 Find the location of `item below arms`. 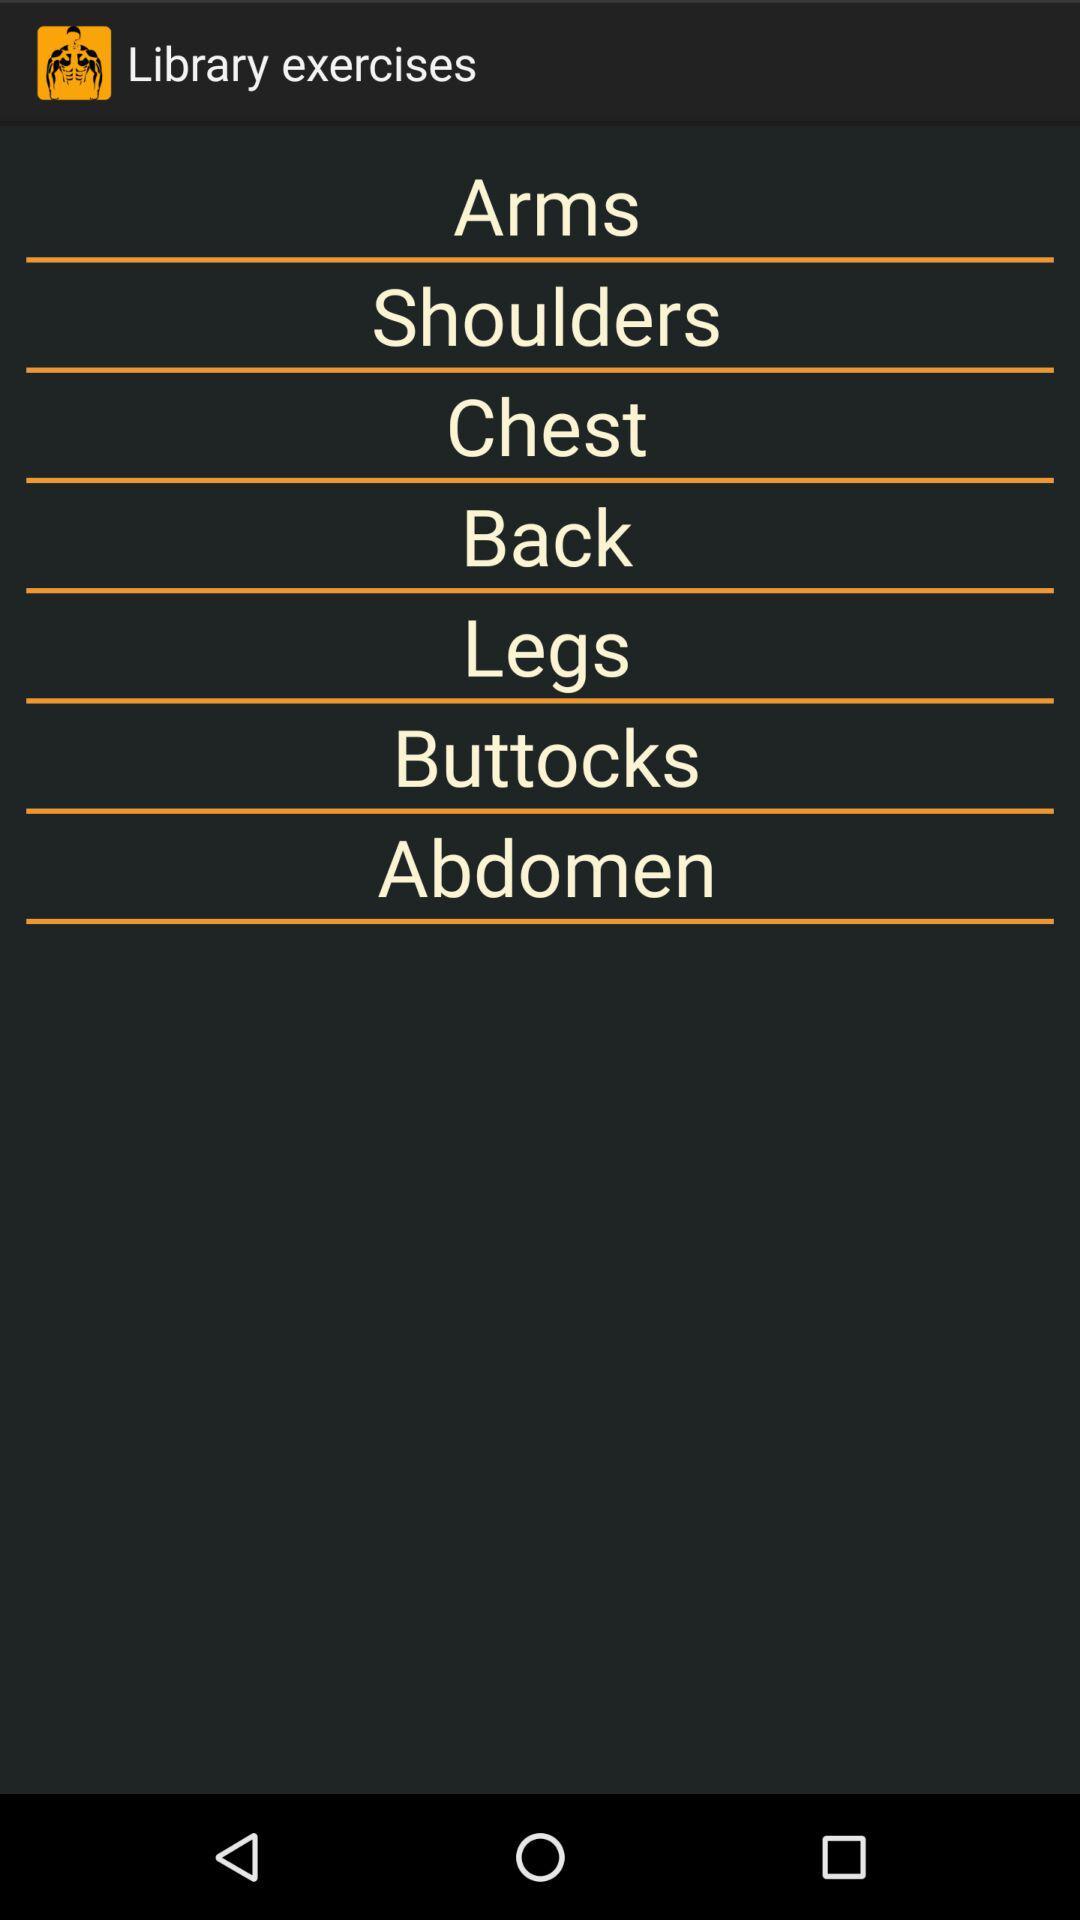

item below arms is located at coordinates (540, 314).